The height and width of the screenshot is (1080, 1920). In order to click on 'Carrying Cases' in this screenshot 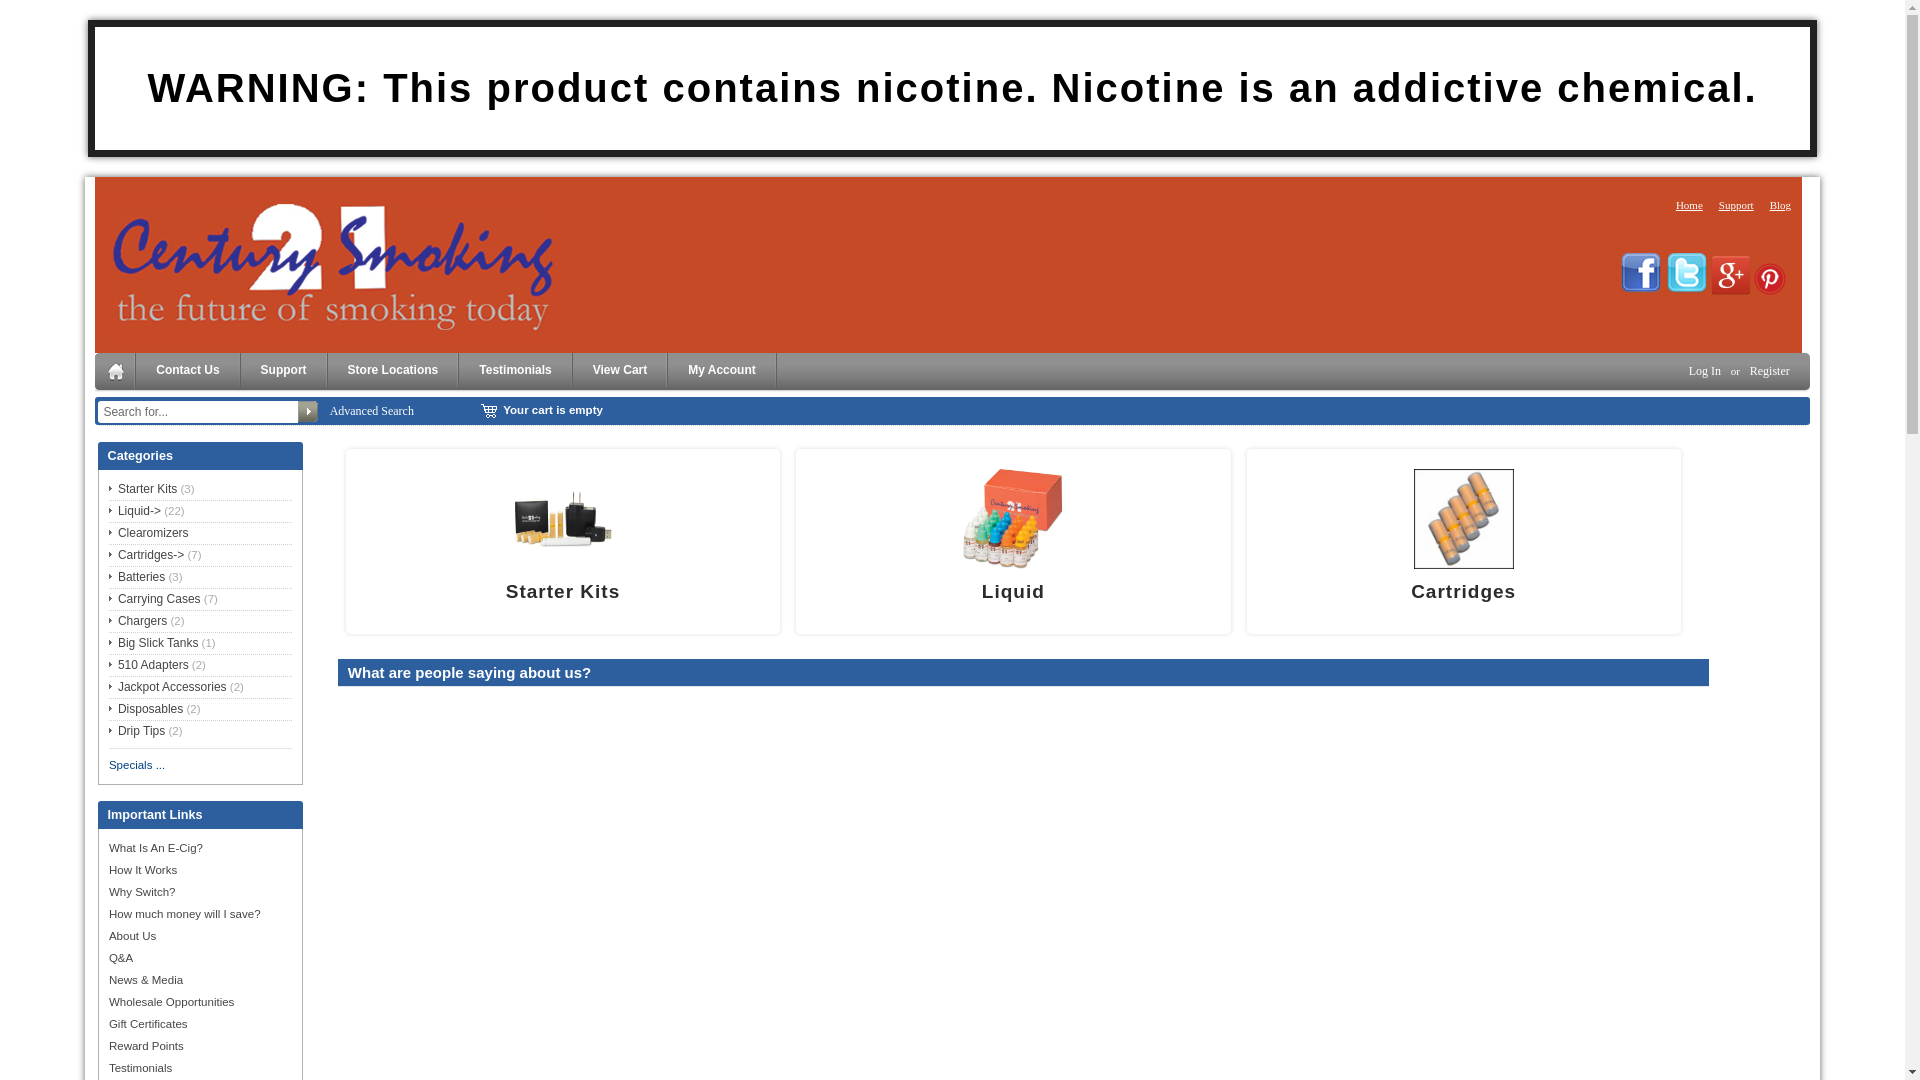, I will do `click(153, 597)`.